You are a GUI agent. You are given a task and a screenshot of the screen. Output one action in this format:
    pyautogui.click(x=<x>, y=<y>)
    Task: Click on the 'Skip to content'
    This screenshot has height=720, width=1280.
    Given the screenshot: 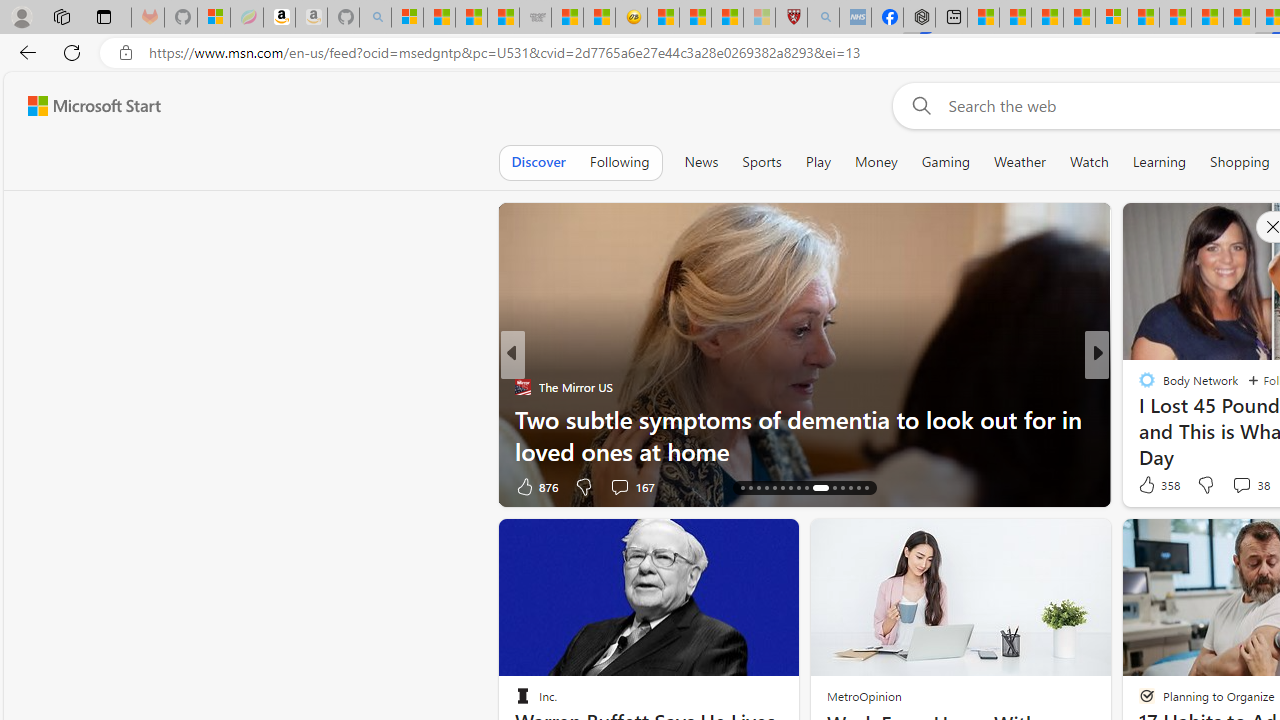 What is the action you would take?
    pyautogui.click(x=86, y=105)
    